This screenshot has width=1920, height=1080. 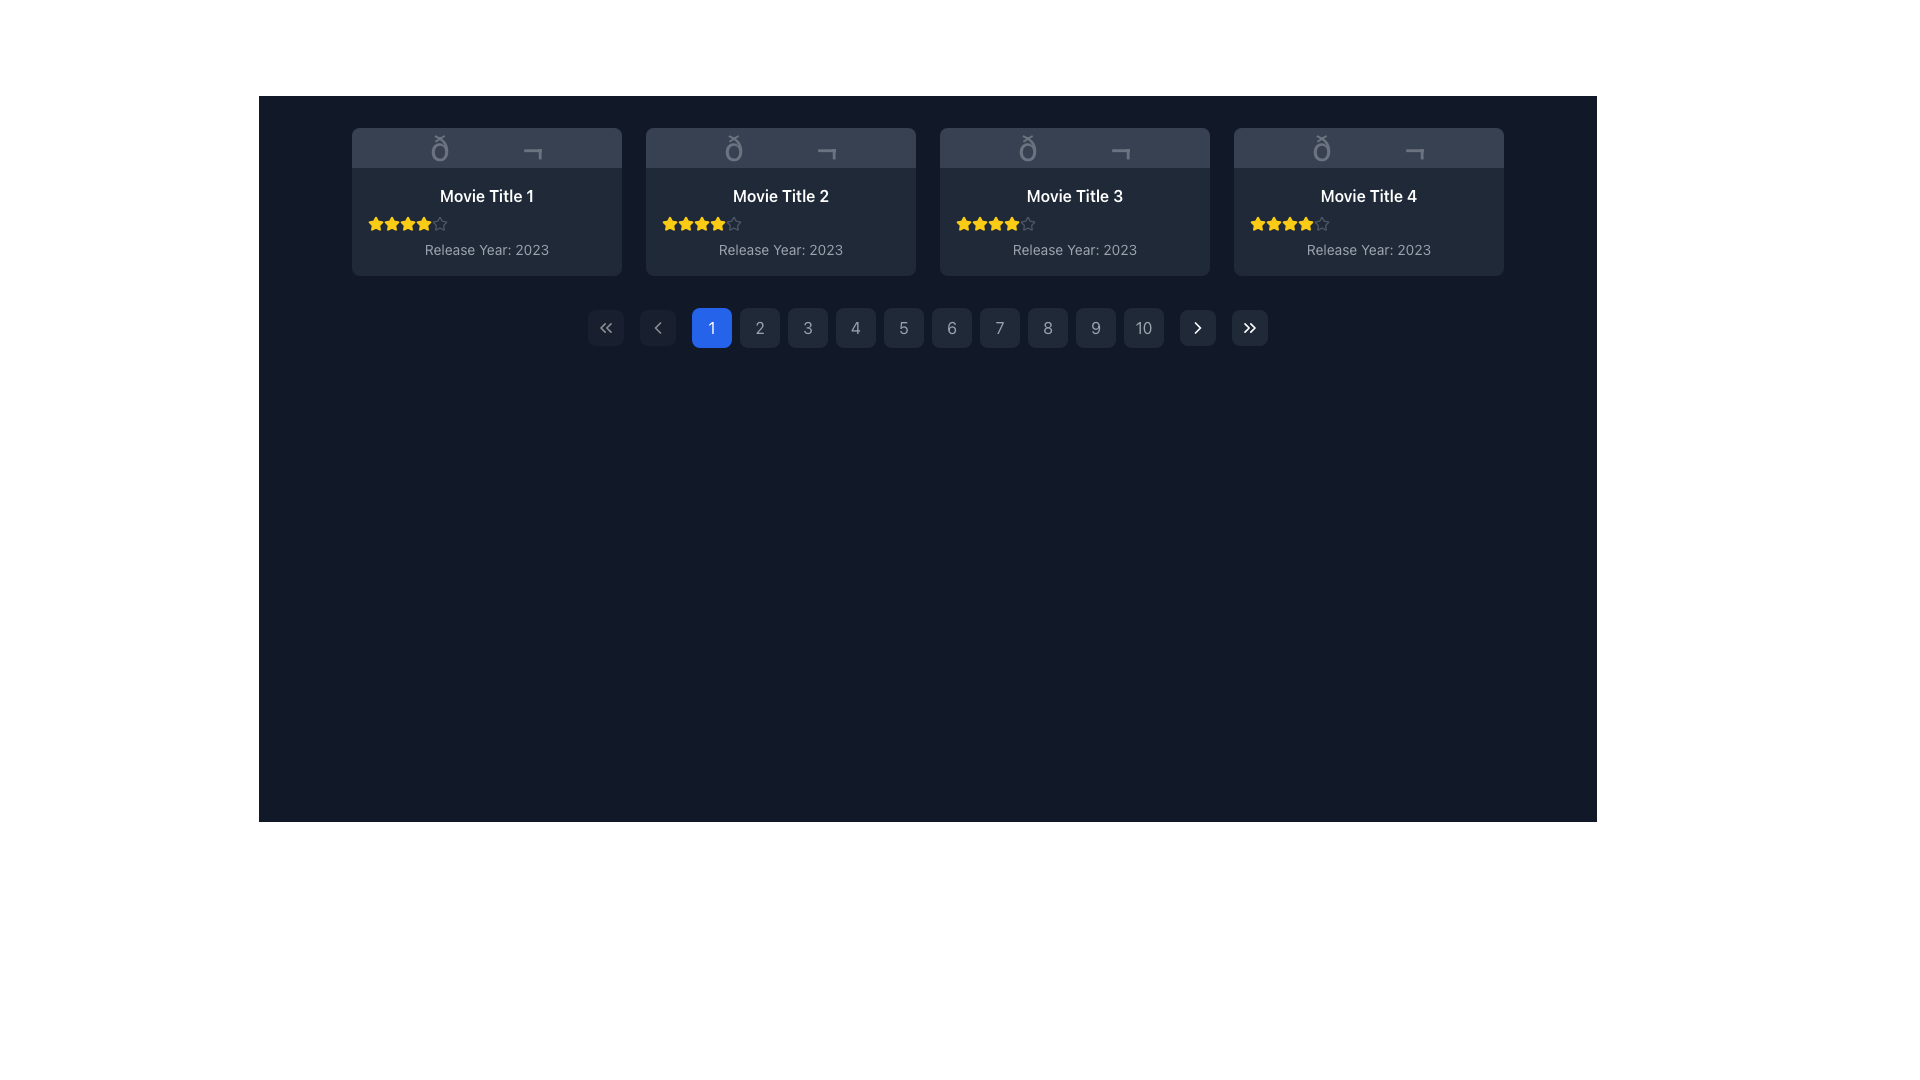 I want to click on the left-facing chevron arrow icon located within the pagination area, immediately to the left of the number '1' button, so click(x=657, y=326).